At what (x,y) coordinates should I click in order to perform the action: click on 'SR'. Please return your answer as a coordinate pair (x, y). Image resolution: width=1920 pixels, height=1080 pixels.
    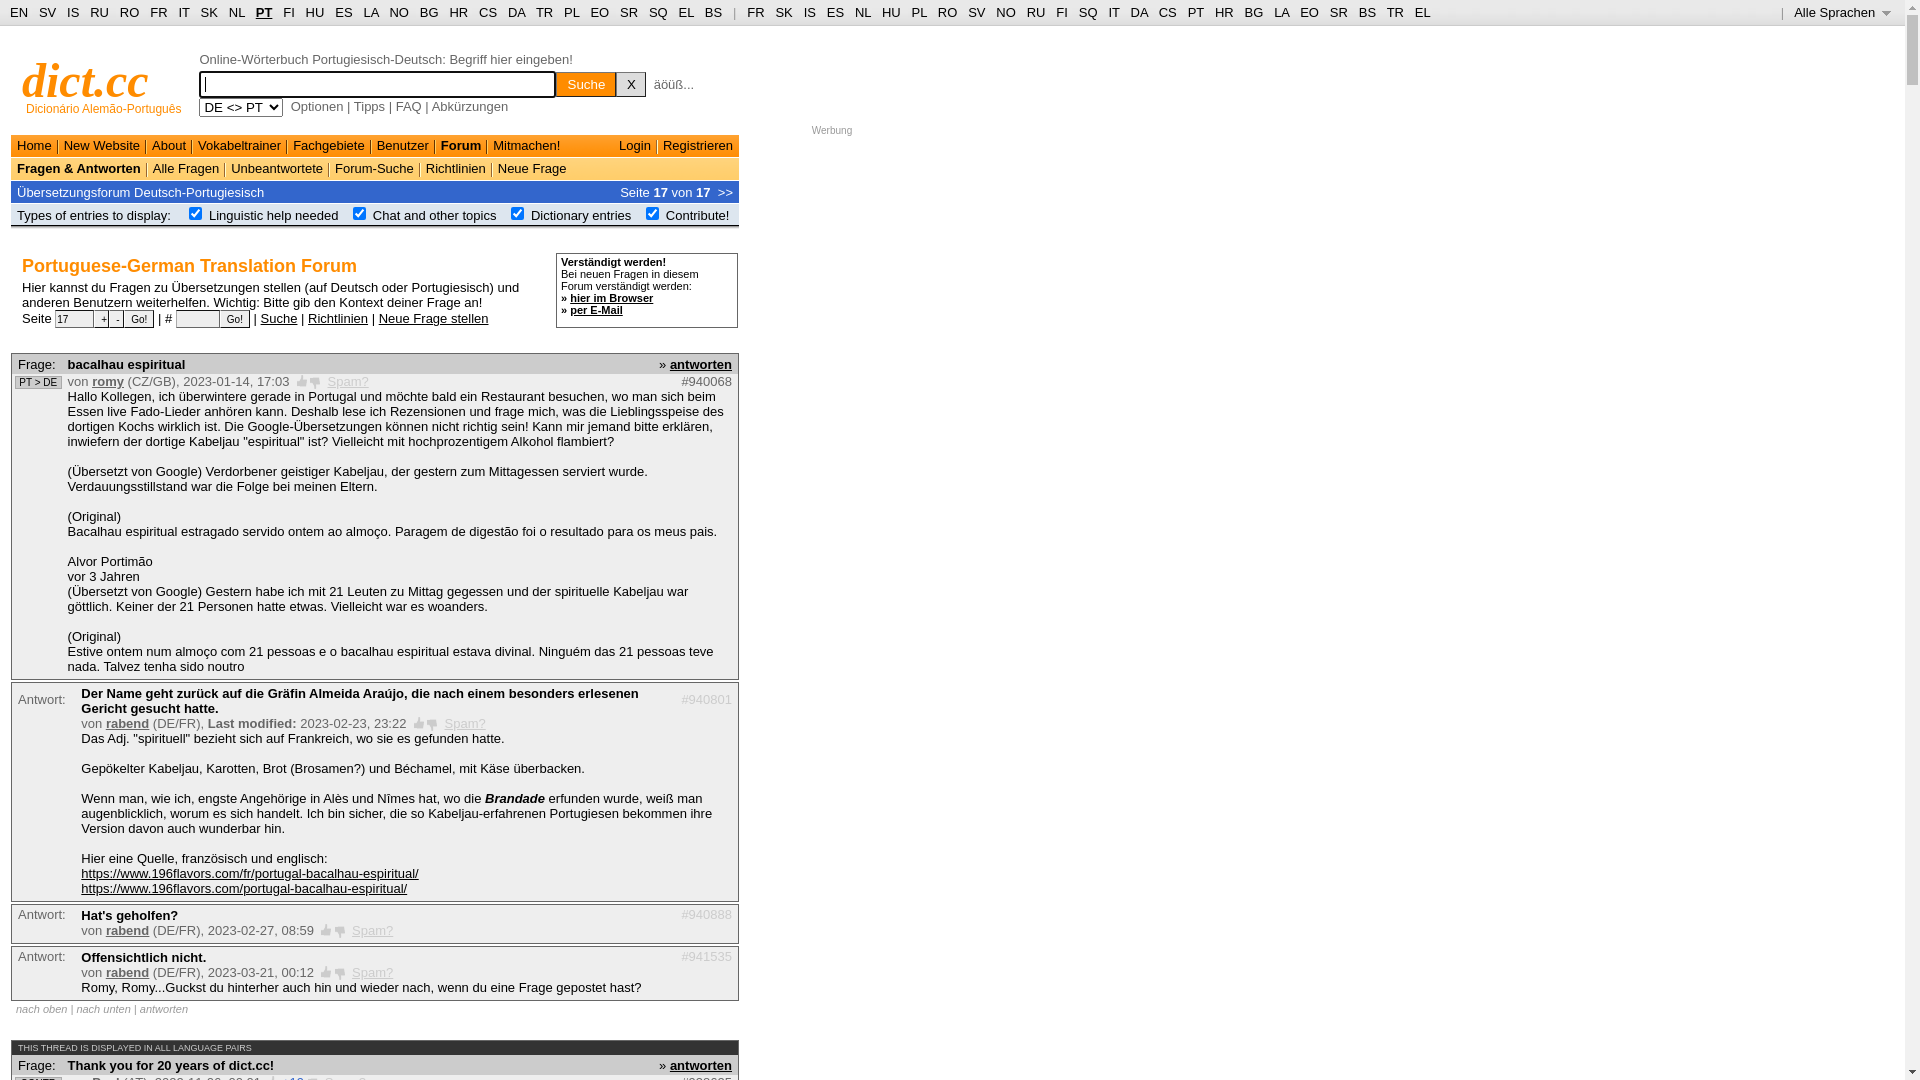
    Looking at the image, I should click on (627, 12).